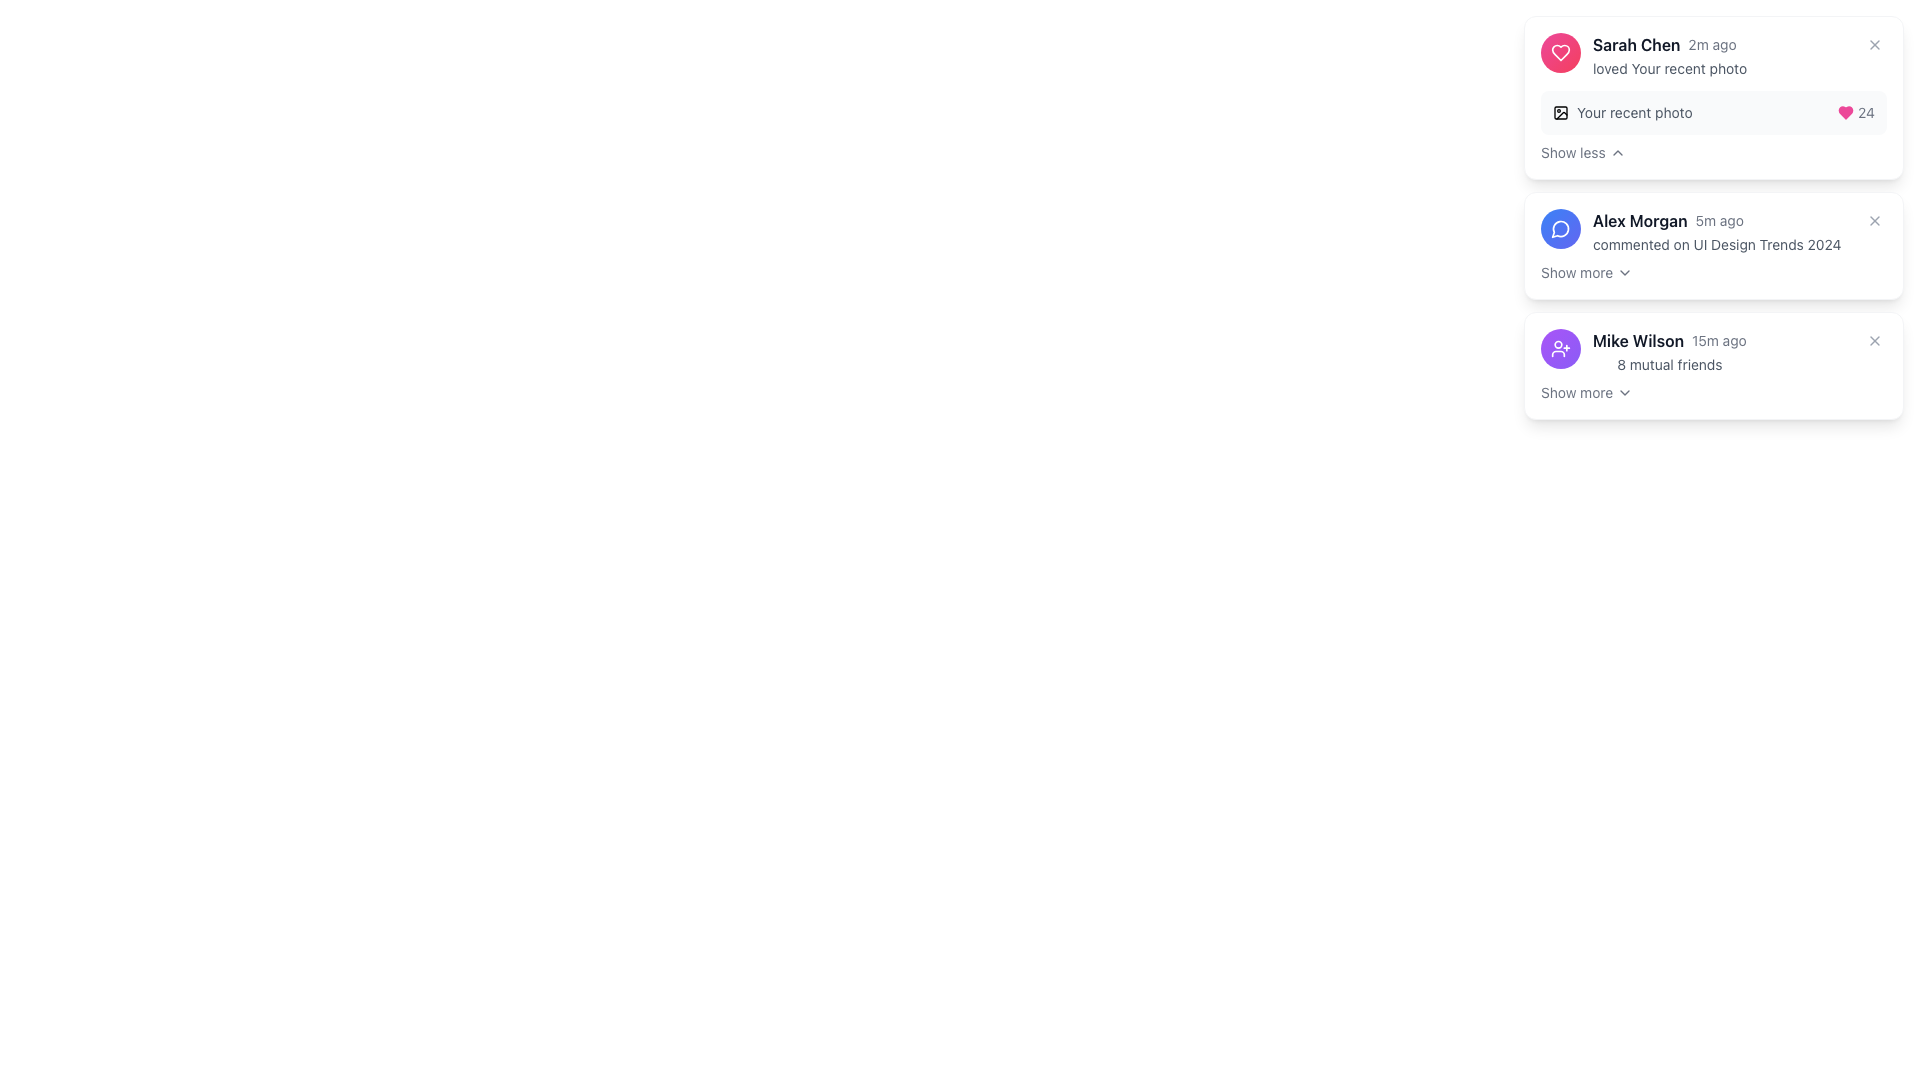  Describe the element at coordinates (1670, 45) in the screenshot. I see `the Text information block displaying 'Sarah Chen' and '2m ago' at the top left of the notification card` at that location.